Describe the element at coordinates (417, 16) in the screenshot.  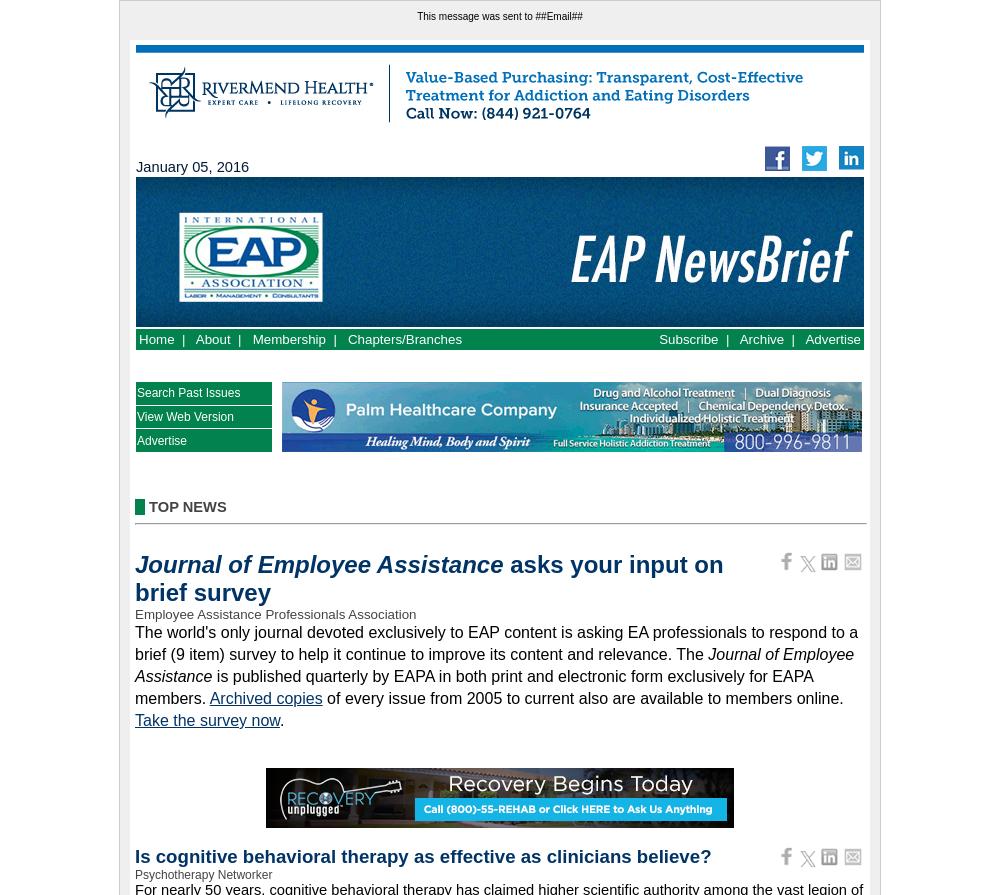
I see `'This message was sent to ##Email##'` at that location.